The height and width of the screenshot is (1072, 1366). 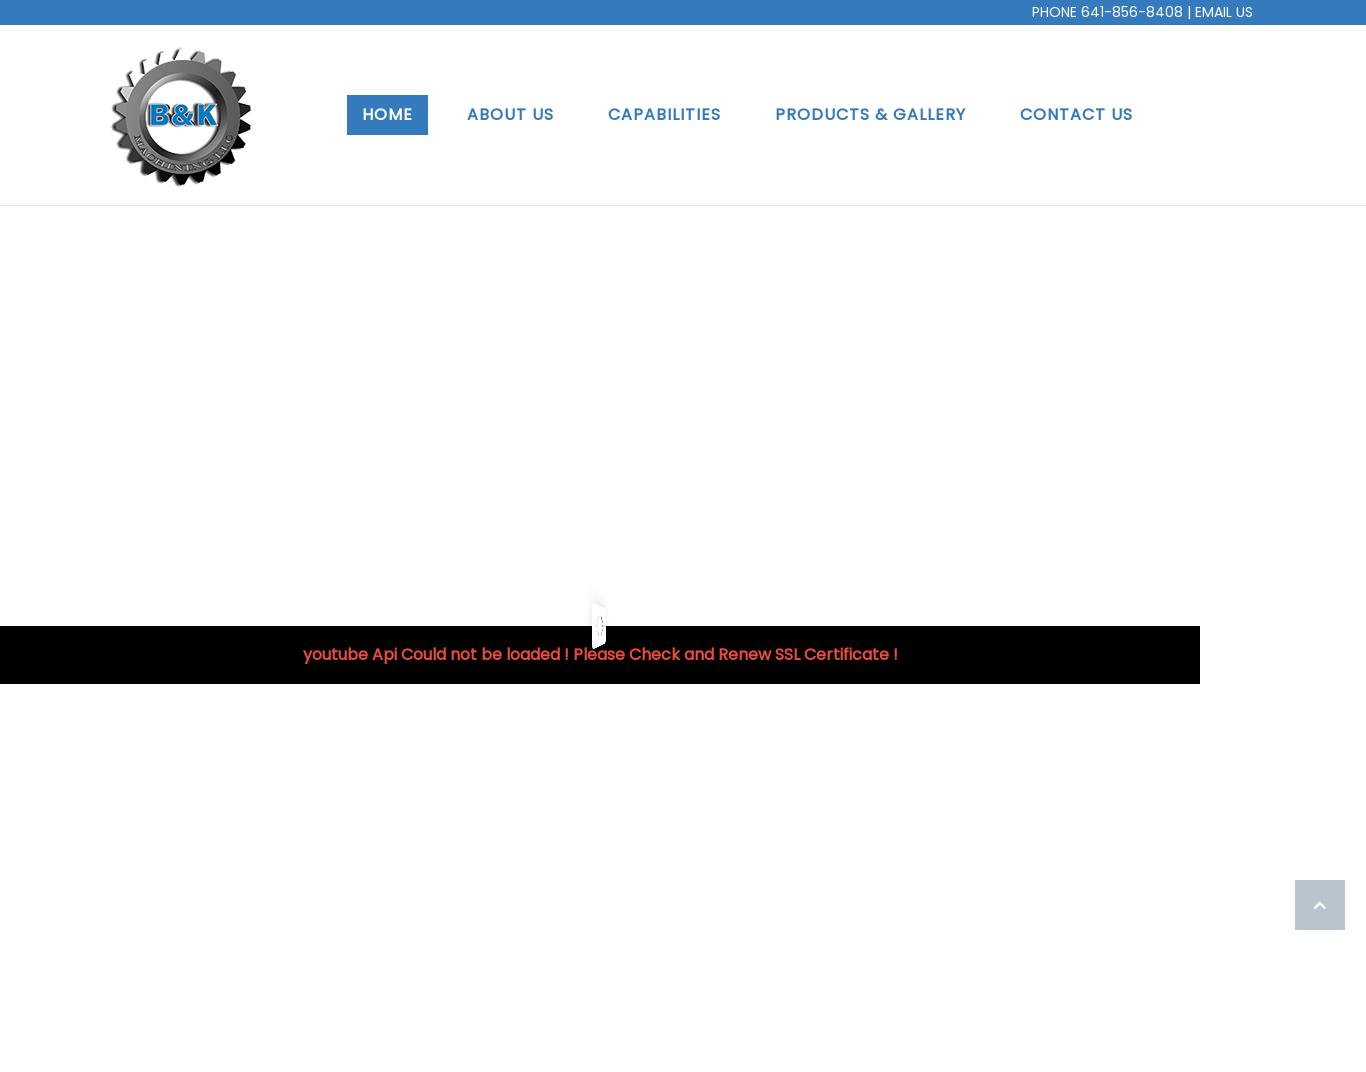 I want to click on 'Capabilities', so click(x=662, y=113).